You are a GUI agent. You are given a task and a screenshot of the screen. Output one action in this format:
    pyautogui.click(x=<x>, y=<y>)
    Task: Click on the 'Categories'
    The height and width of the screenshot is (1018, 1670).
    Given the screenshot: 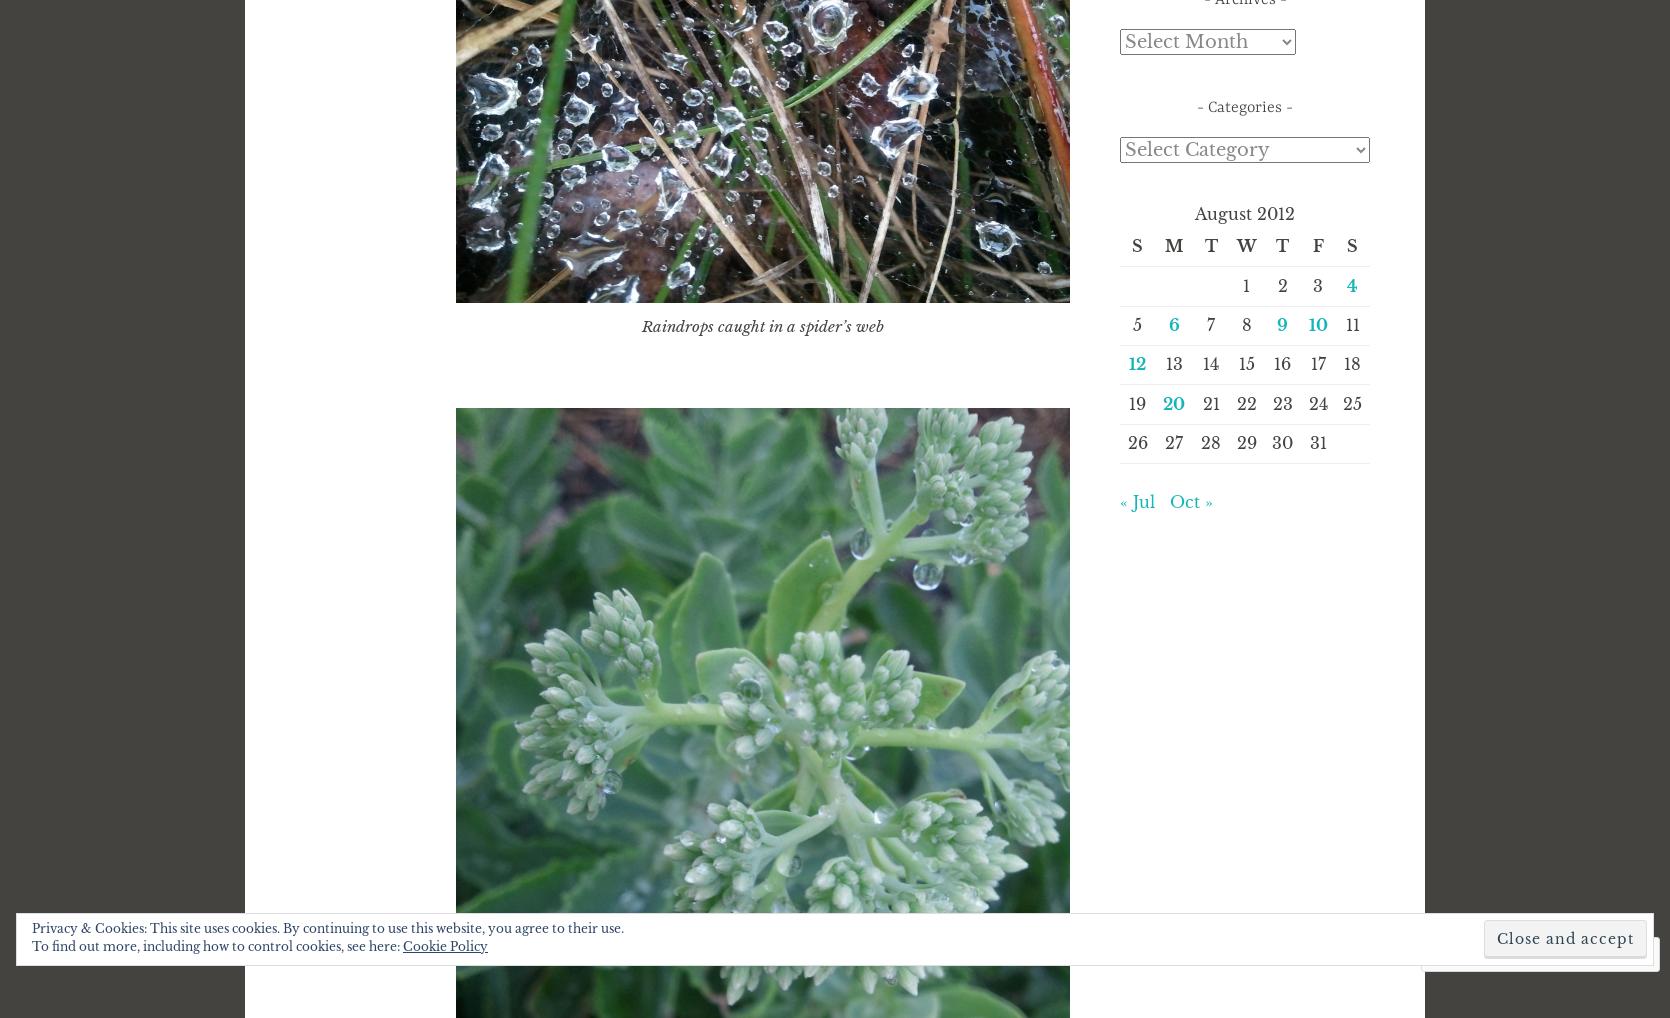 What is the action you would take?
    pyautogui.click(x=1244, y=107)
    